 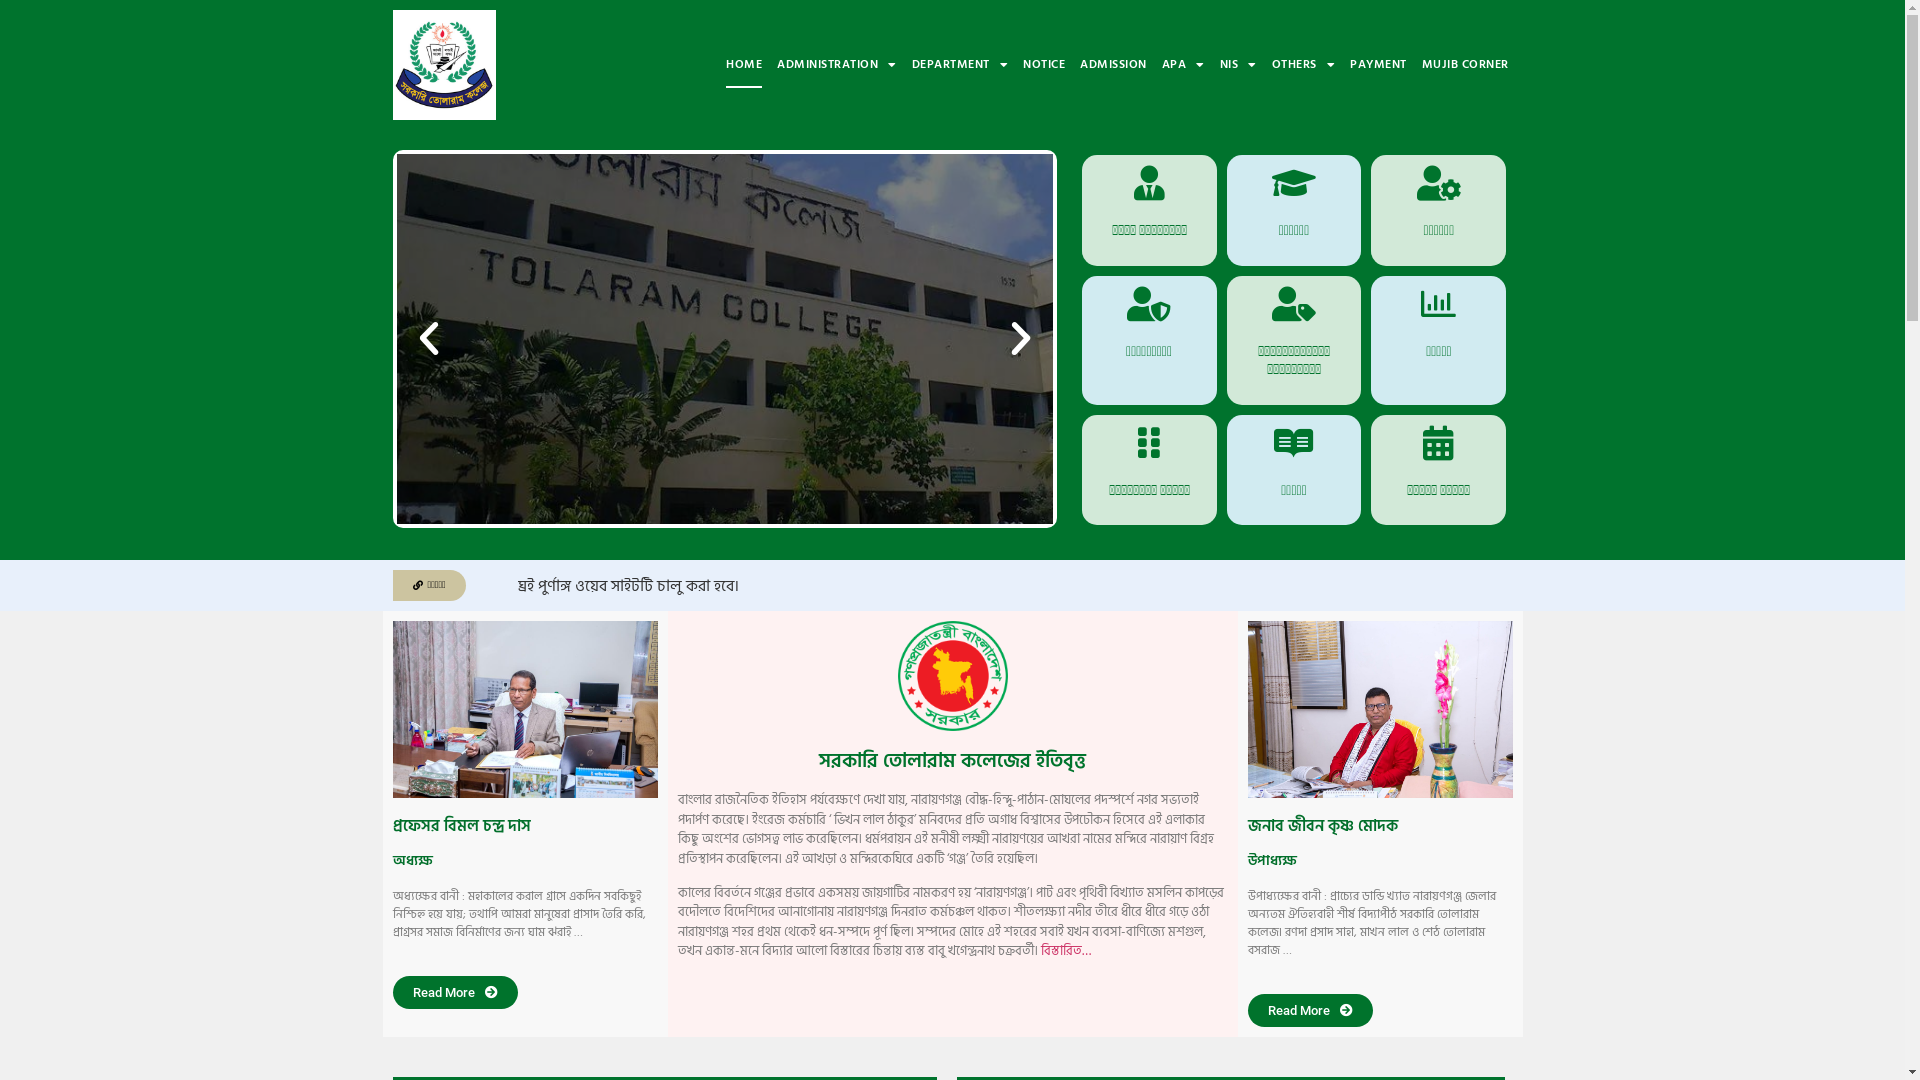 I want to click on 'MUJIB CORNER', so click(x=1465, y=64).